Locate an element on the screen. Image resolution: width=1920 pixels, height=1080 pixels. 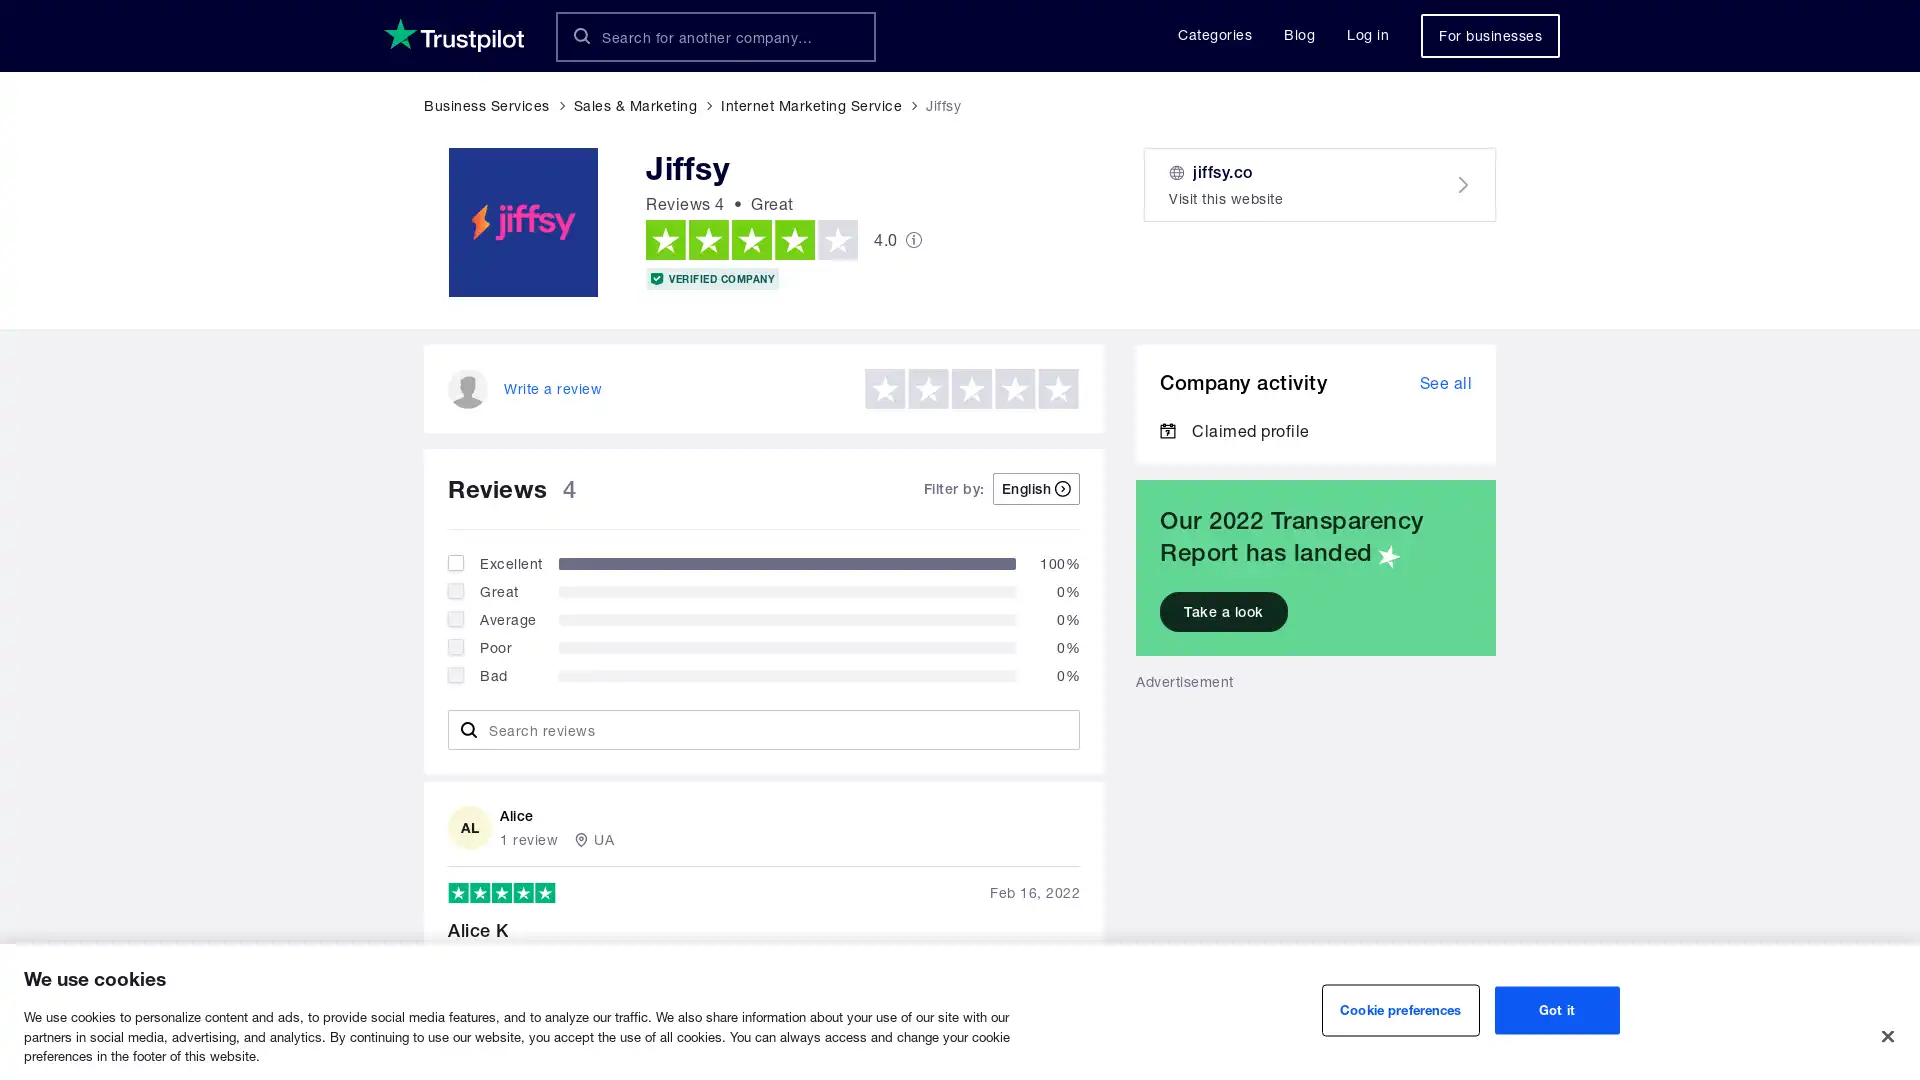
English is located at coordinates (1036, 489).